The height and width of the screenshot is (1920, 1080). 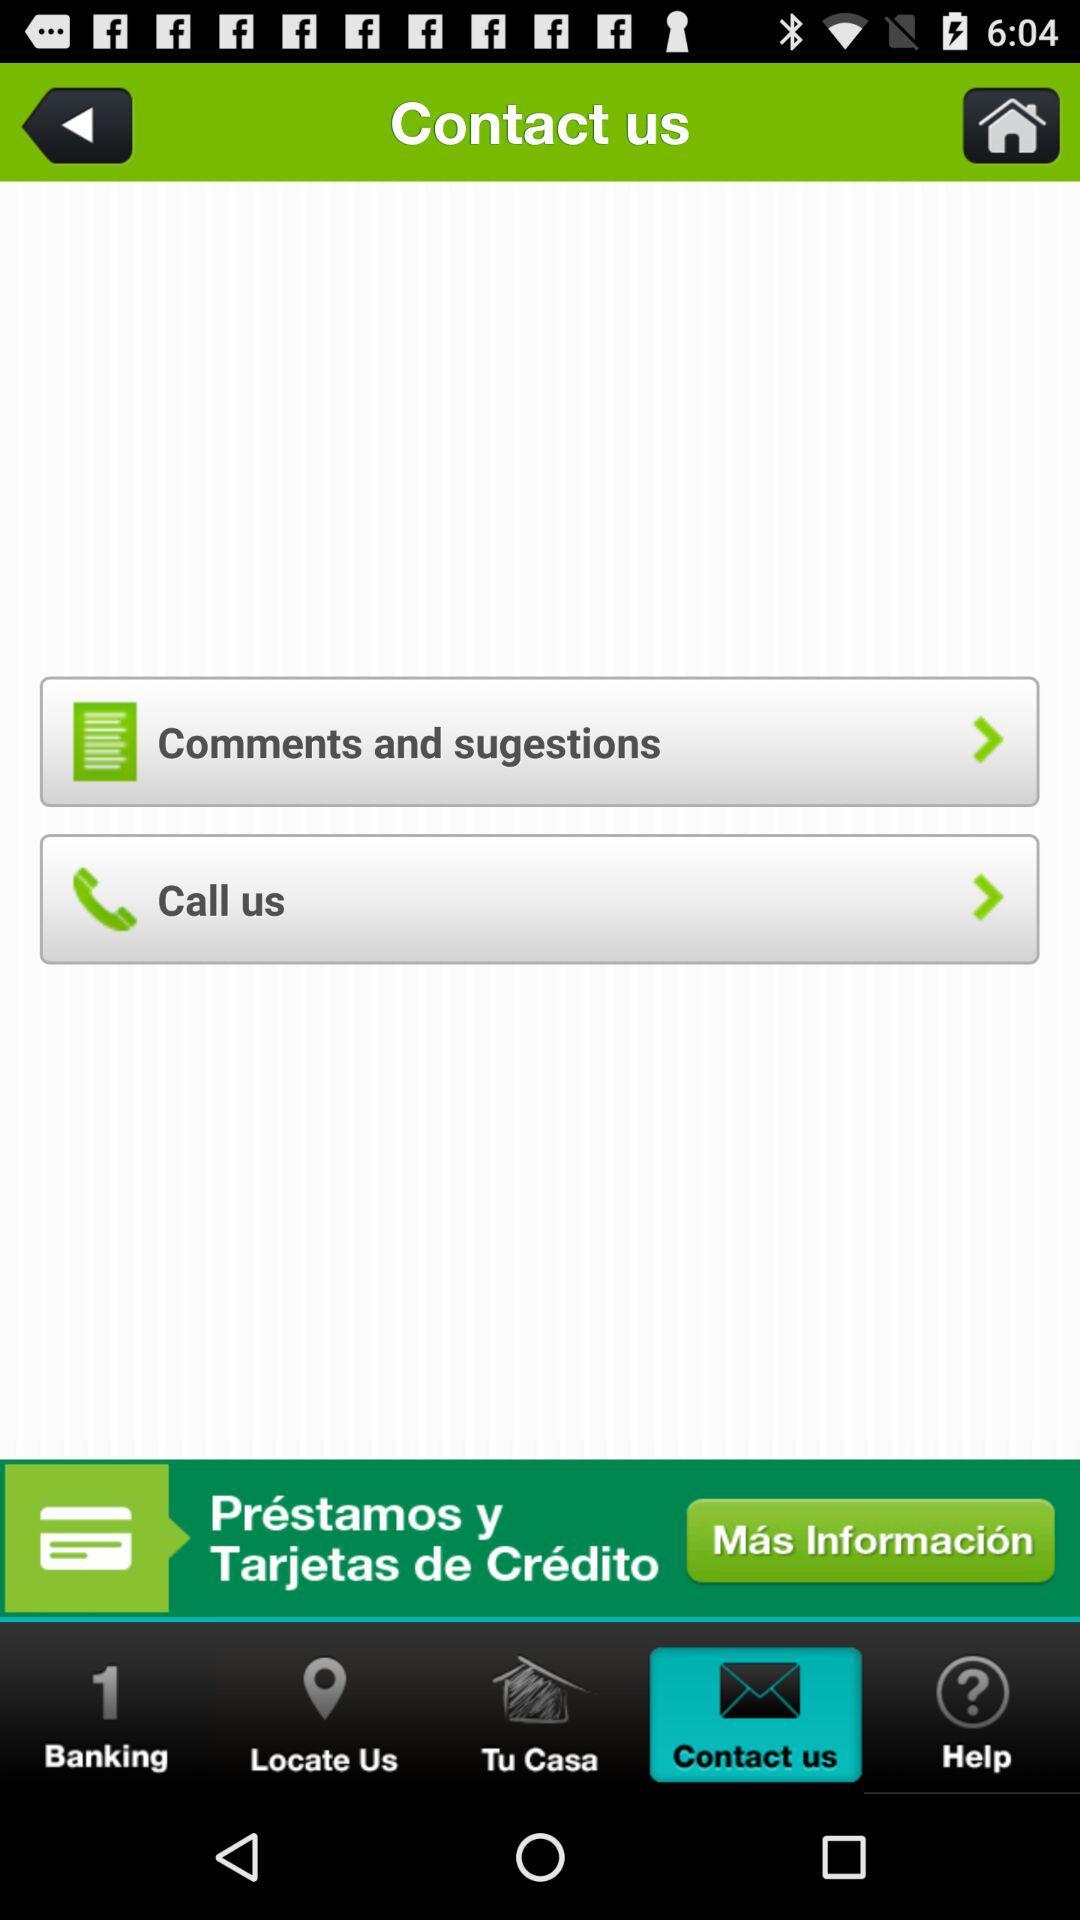 What do you see at coordinates (323, 1707) in the screenshot?
I see `find a location` at bounding box center [323, 1707].